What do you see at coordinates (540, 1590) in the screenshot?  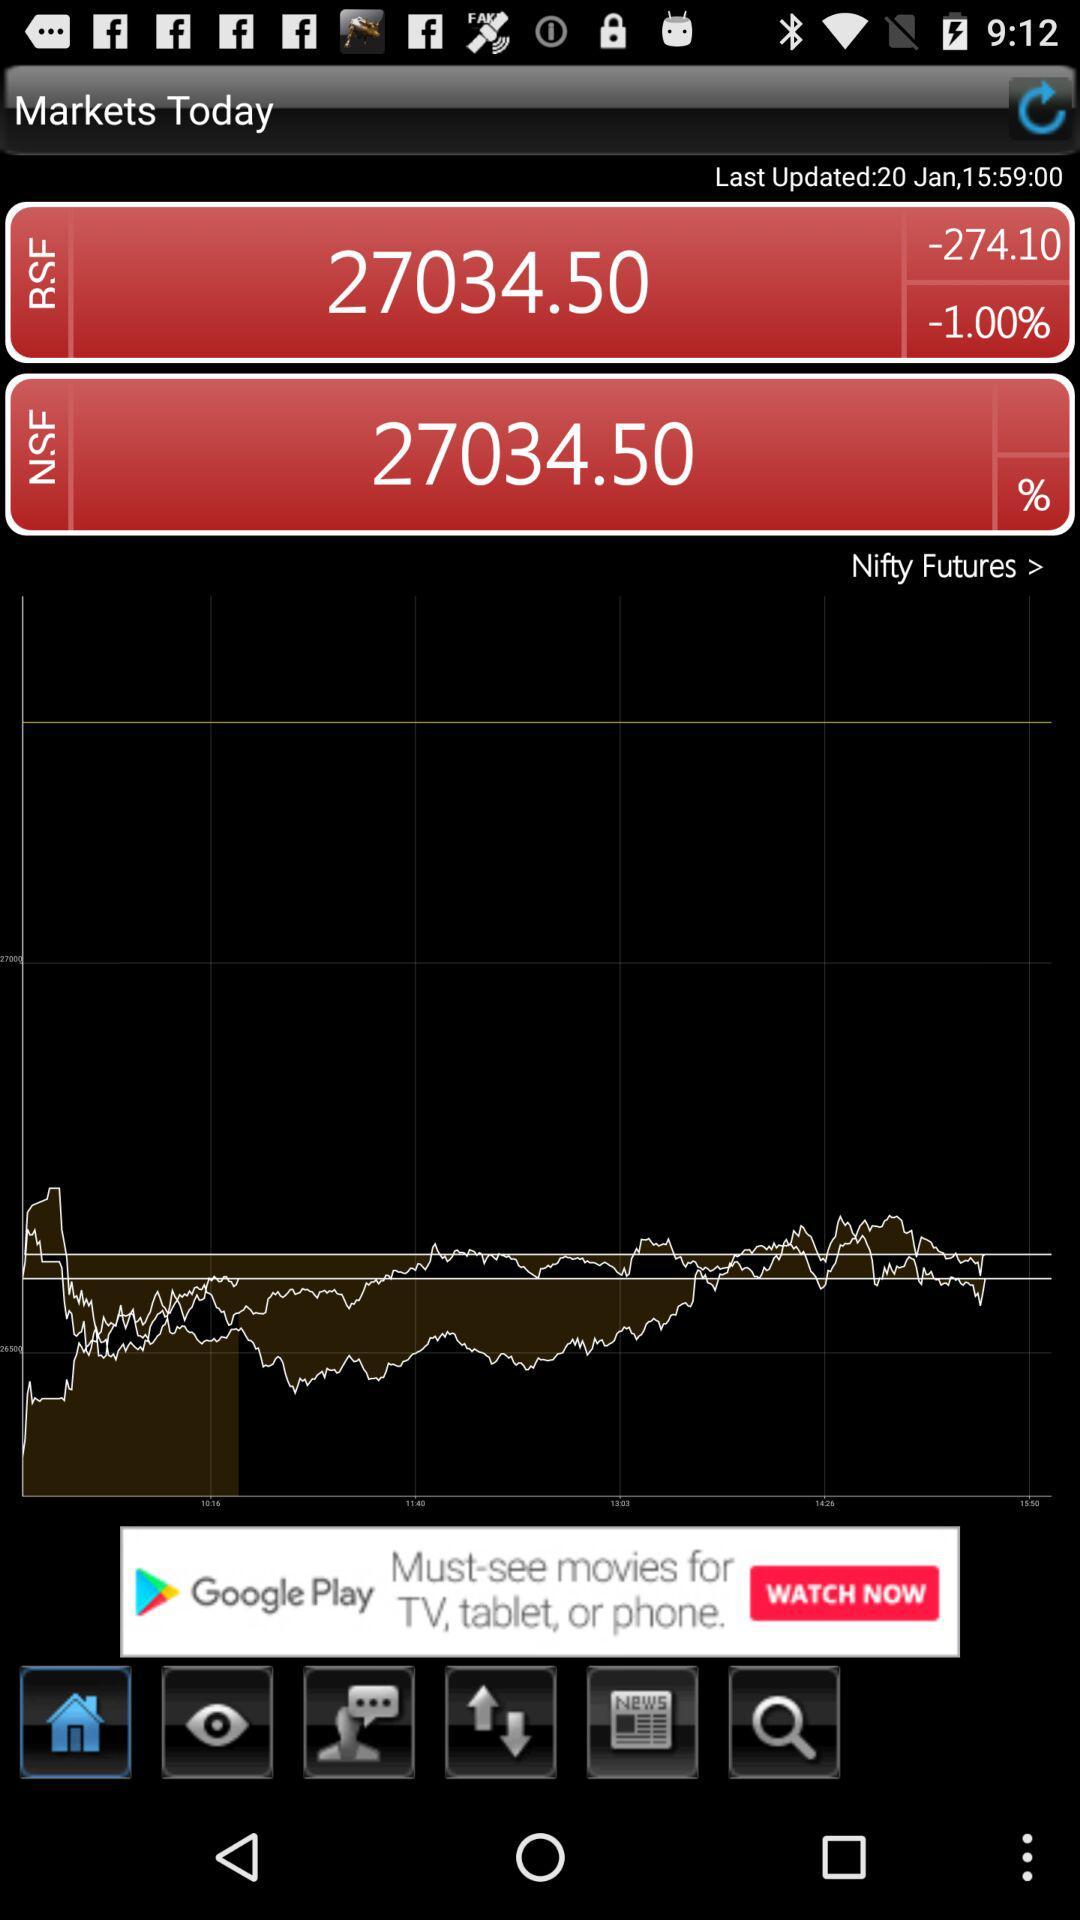 I see `google search` at bounding box center [540, 1590].